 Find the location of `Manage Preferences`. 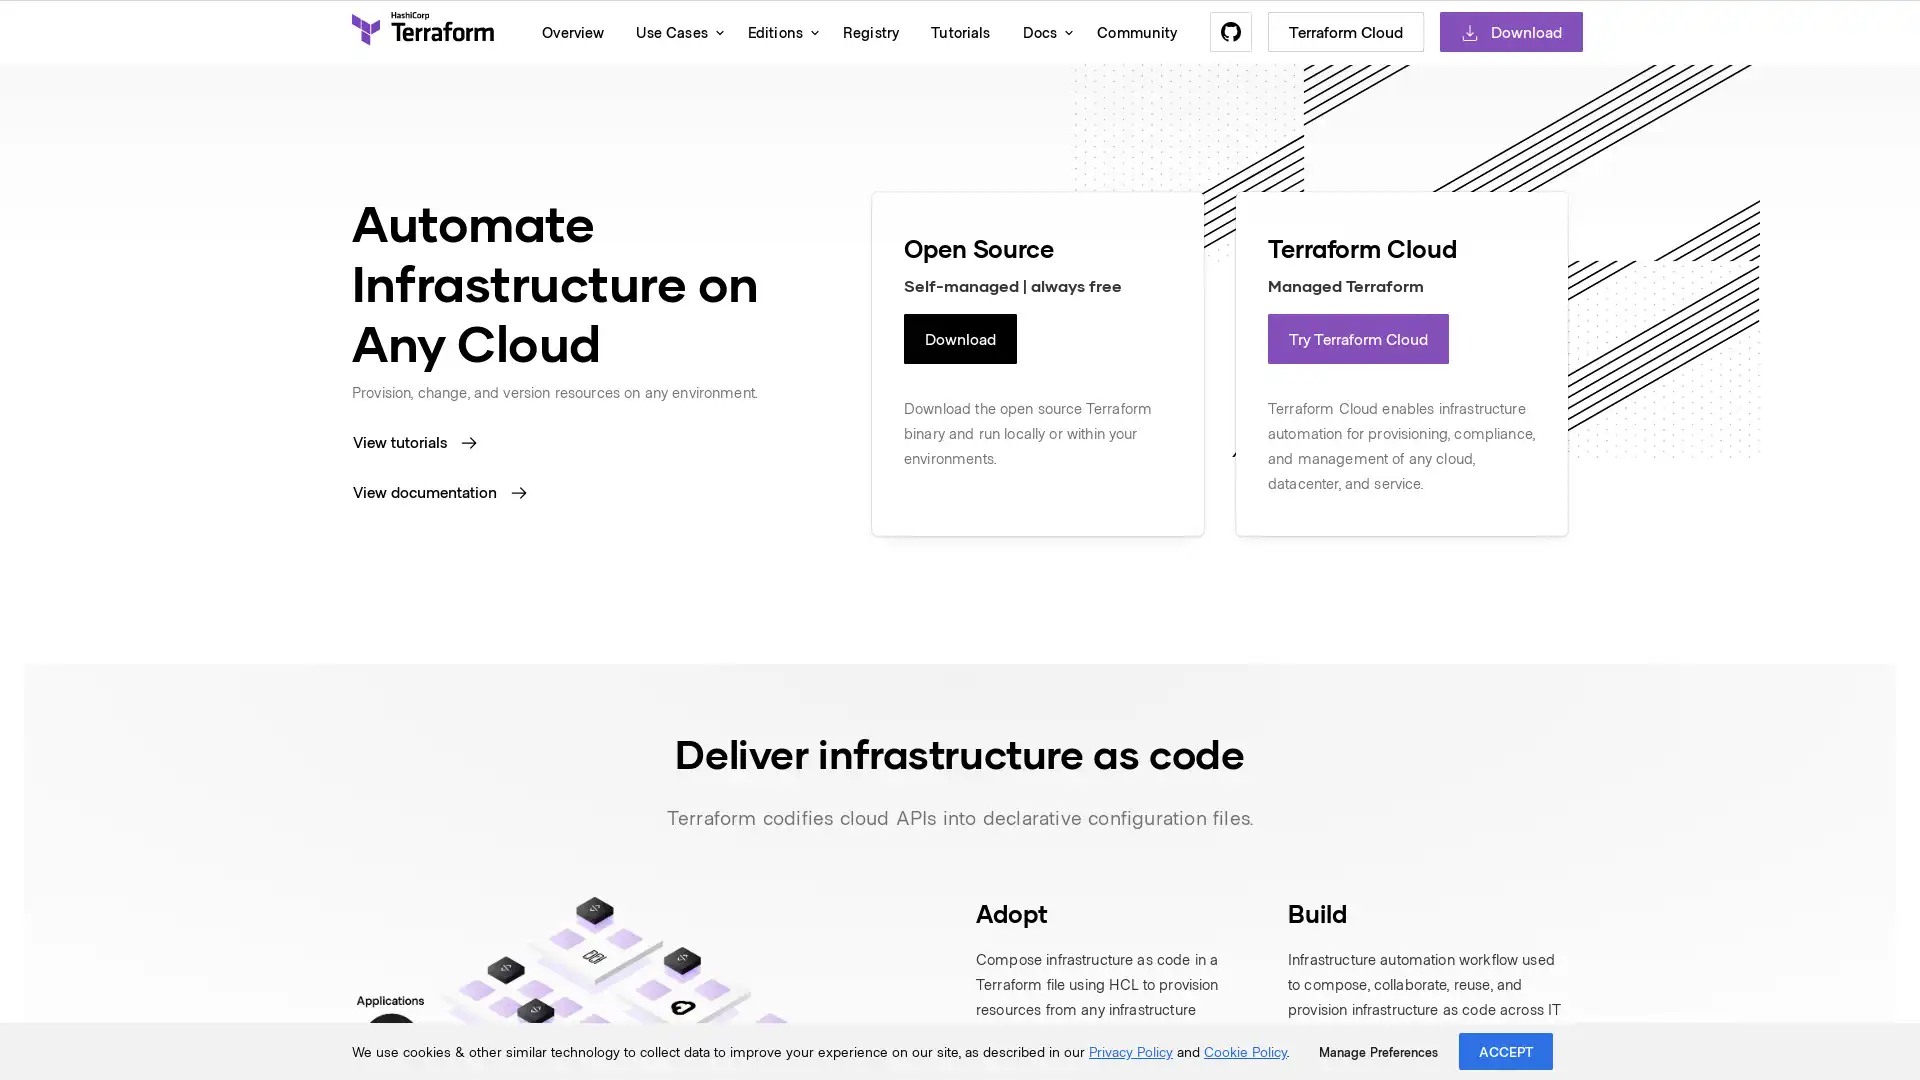

Manage Preferences is located at coordinates (1377, 1051).